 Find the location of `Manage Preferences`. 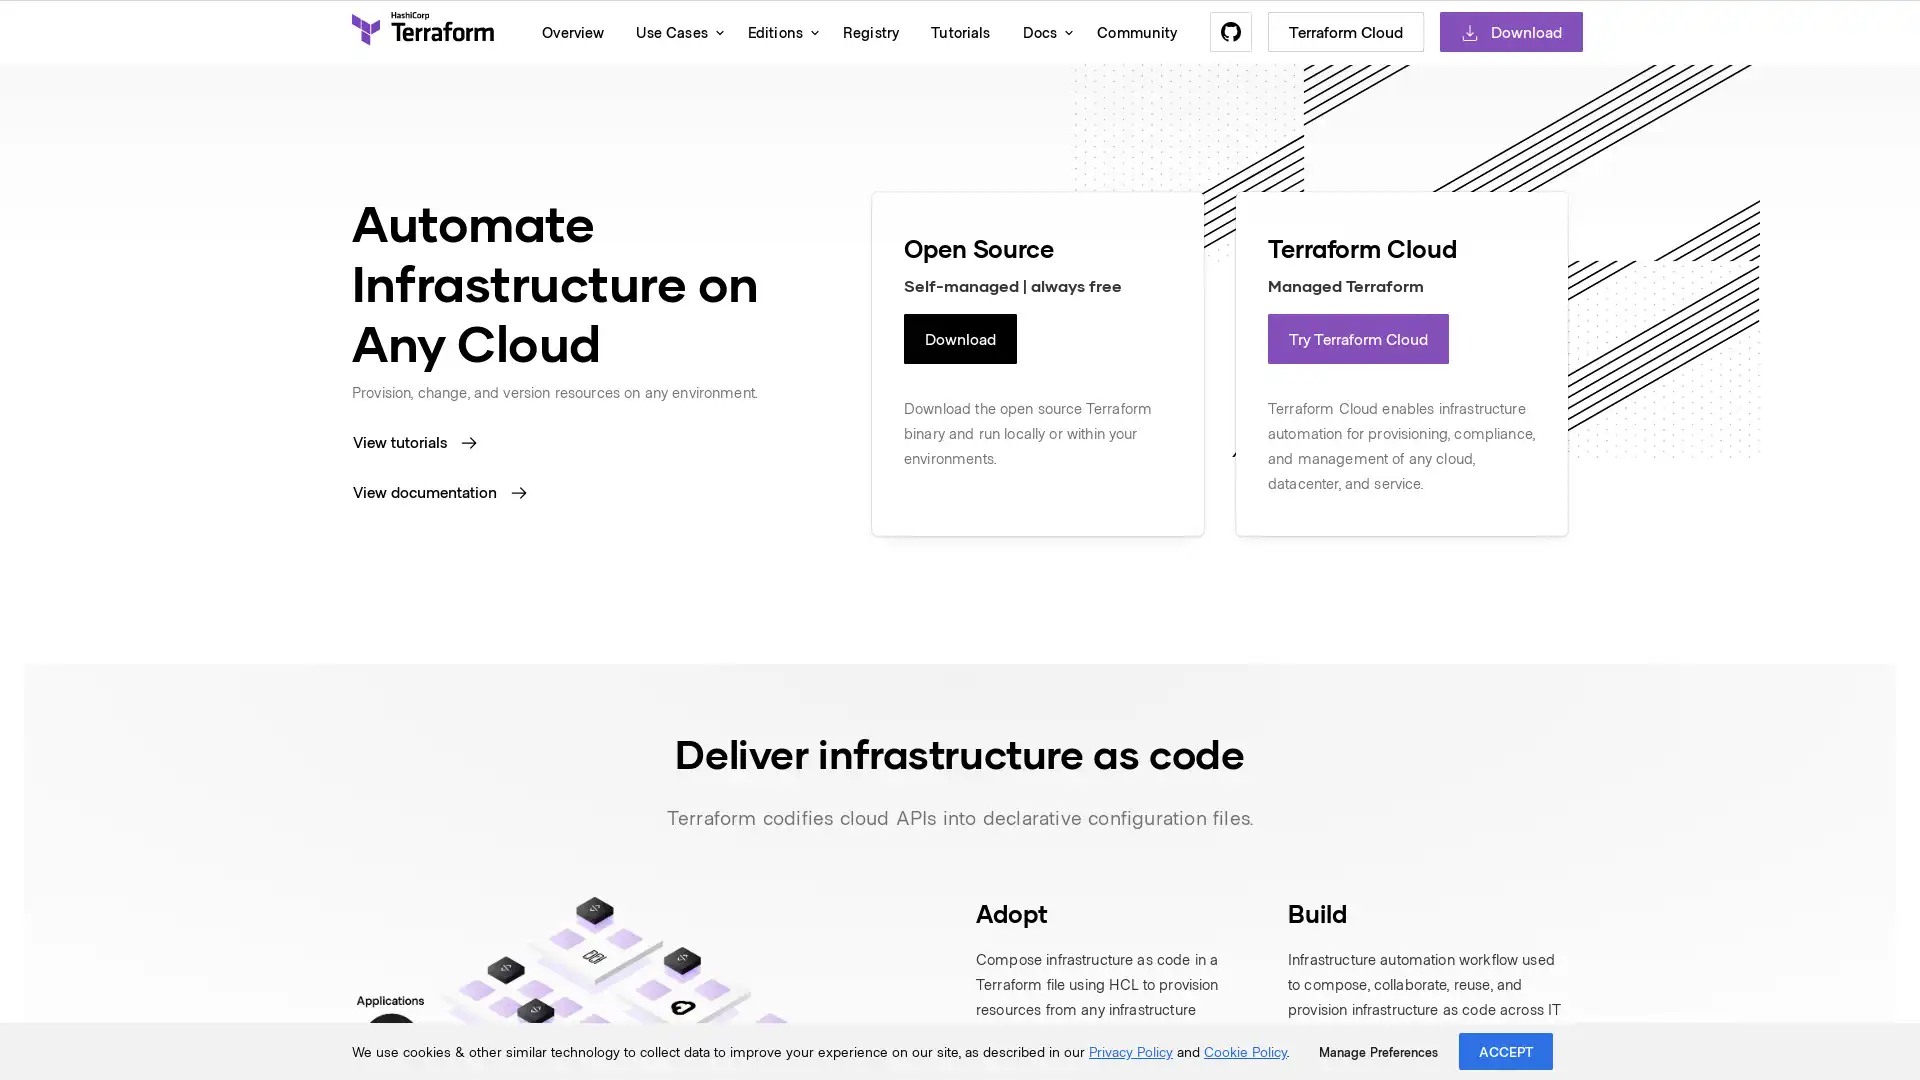

Manage Preferences is located at coordinates (1377, 1051).